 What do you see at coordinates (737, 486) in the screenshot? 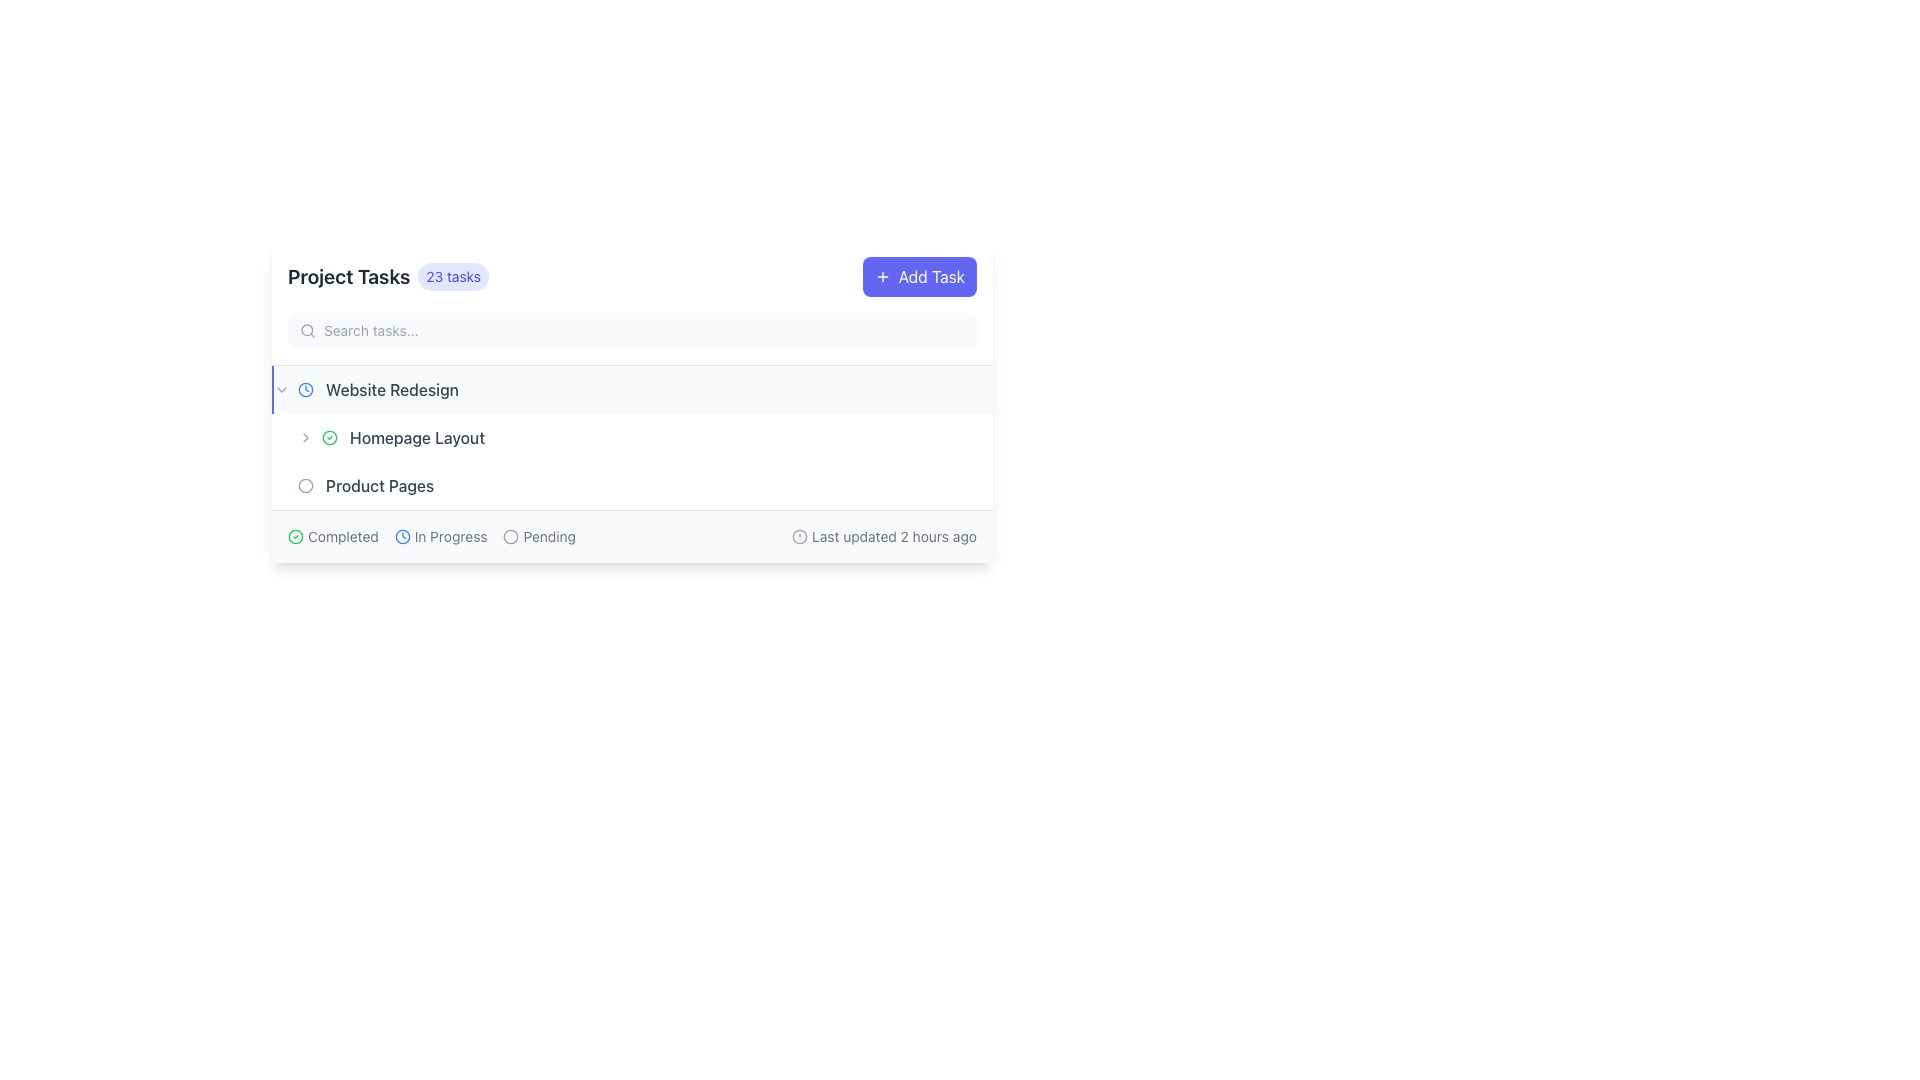
I see `the Text label displaying the name of a user associated with a task, located in the middle portion of the interface next to the date '2024-03-20.'` at bounding box center [737, 486].